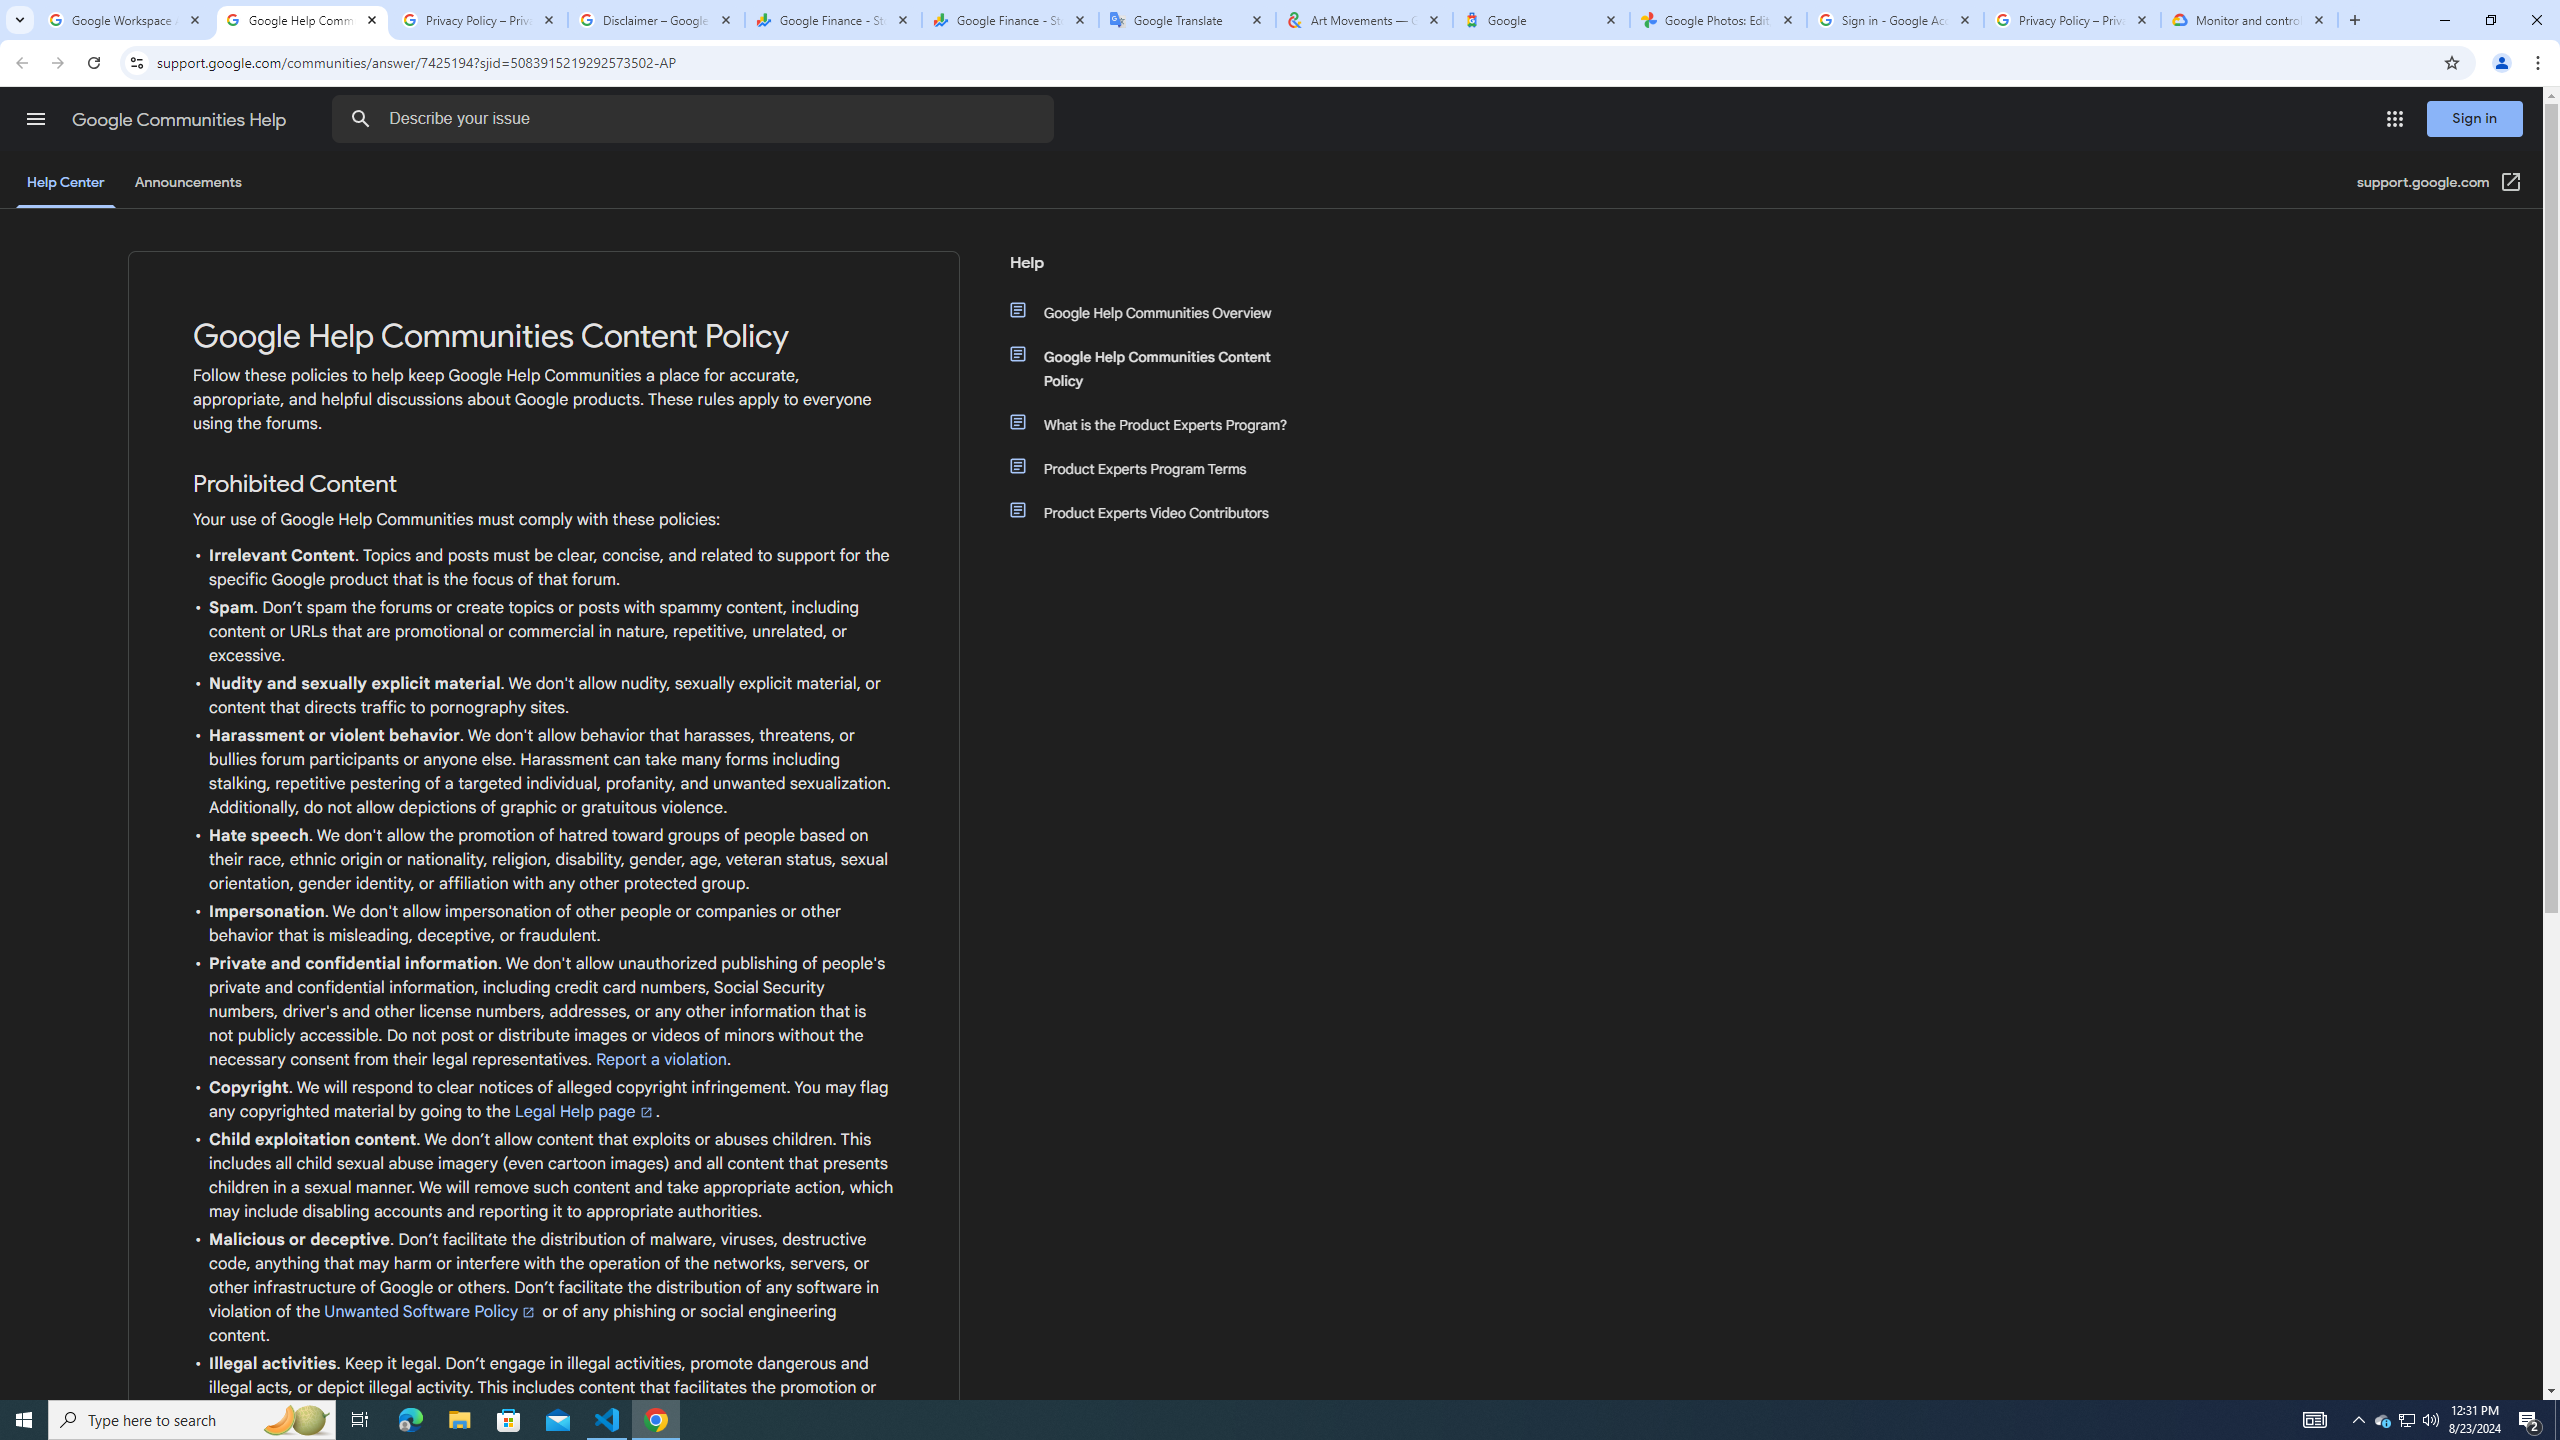  I want to click on 'Google Help Communities Overview', so click(1162, 313).